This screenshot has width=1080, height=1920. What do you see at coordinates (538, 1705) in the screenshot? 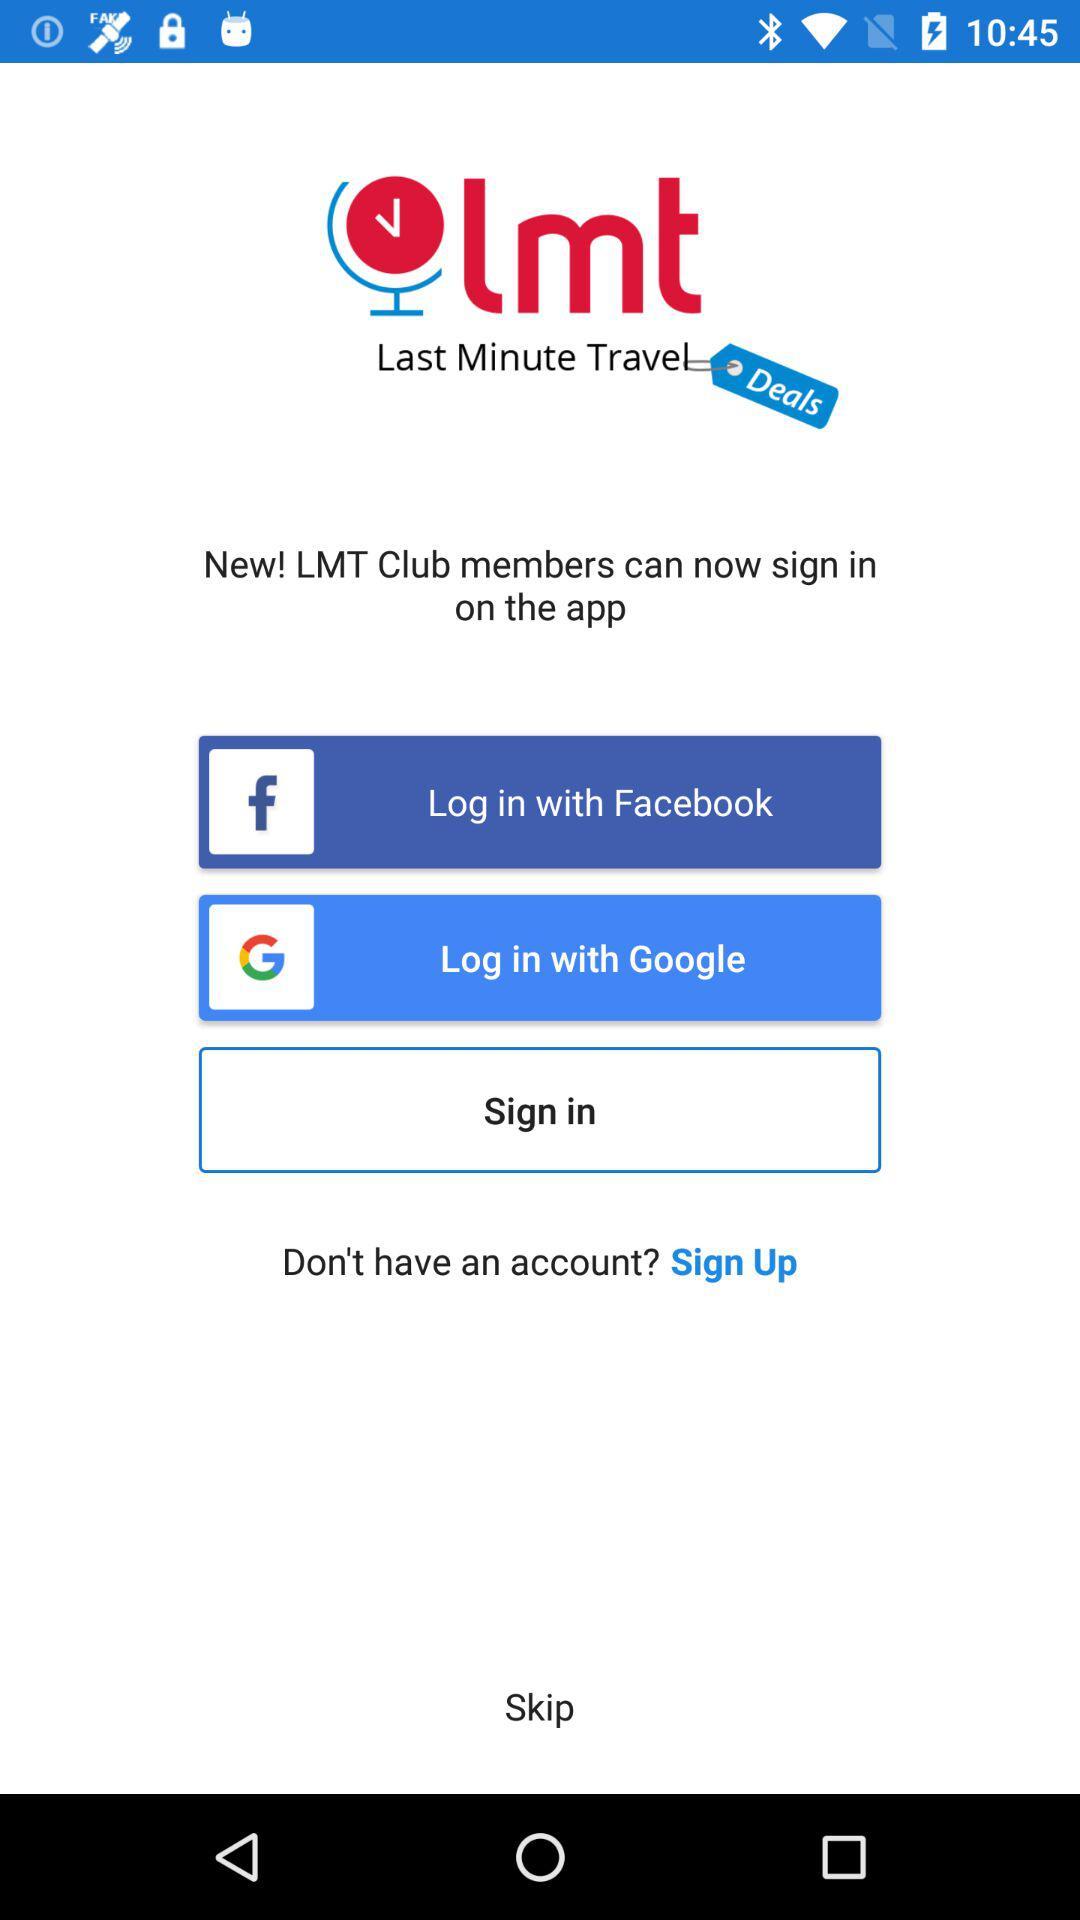
I see `the skip icon` at bounding box center [538, 1705].